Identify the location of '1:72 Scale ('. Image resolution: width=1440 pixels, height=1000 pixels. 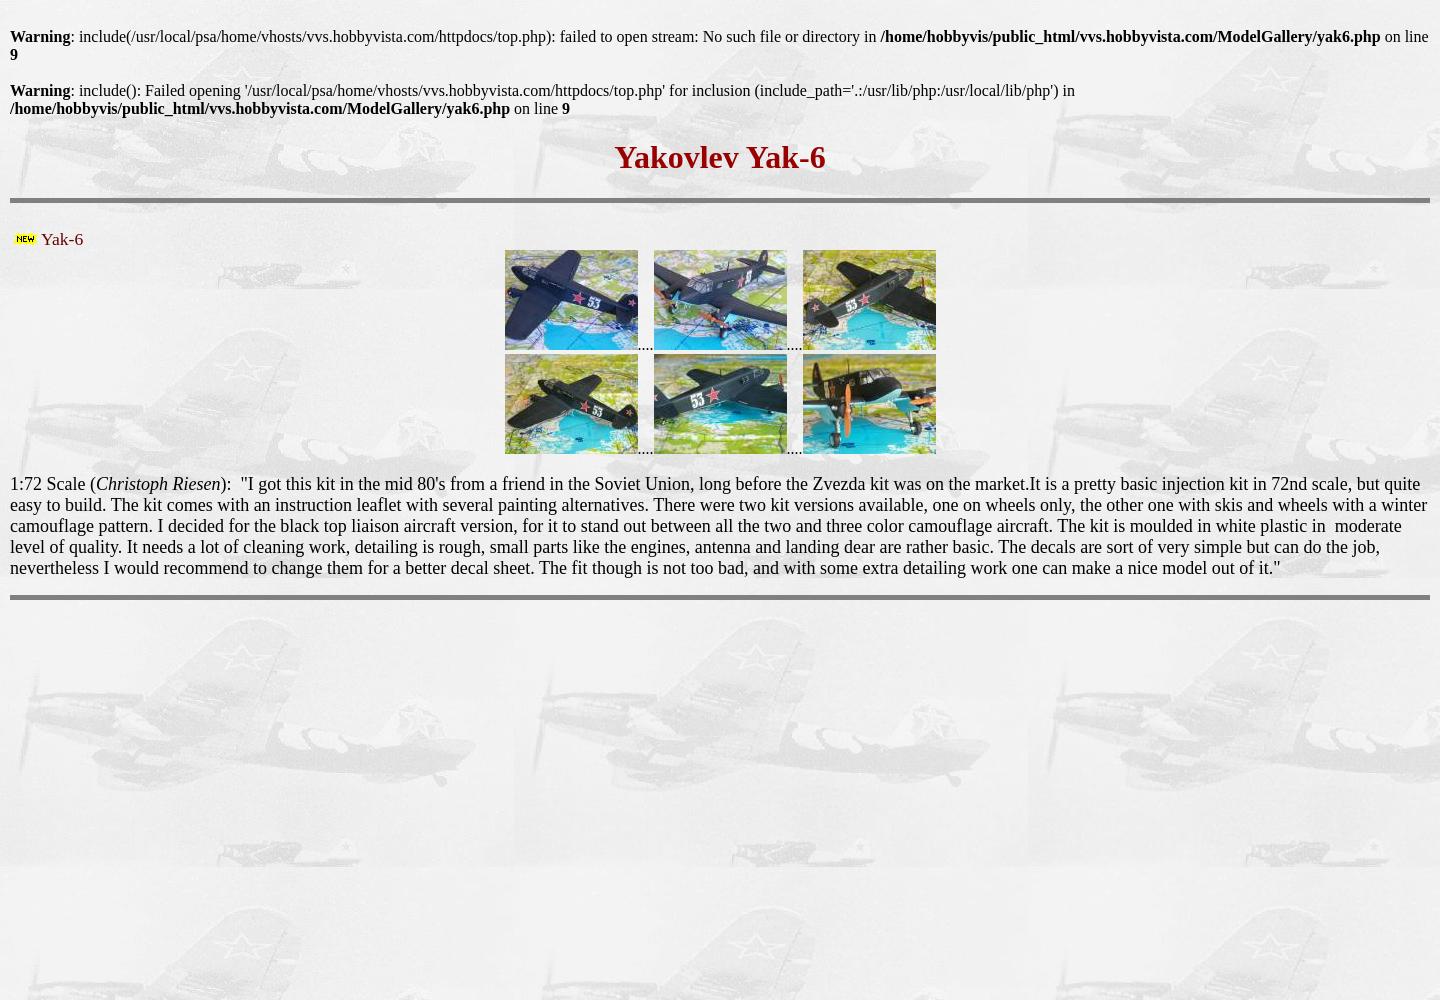
(51, 482).